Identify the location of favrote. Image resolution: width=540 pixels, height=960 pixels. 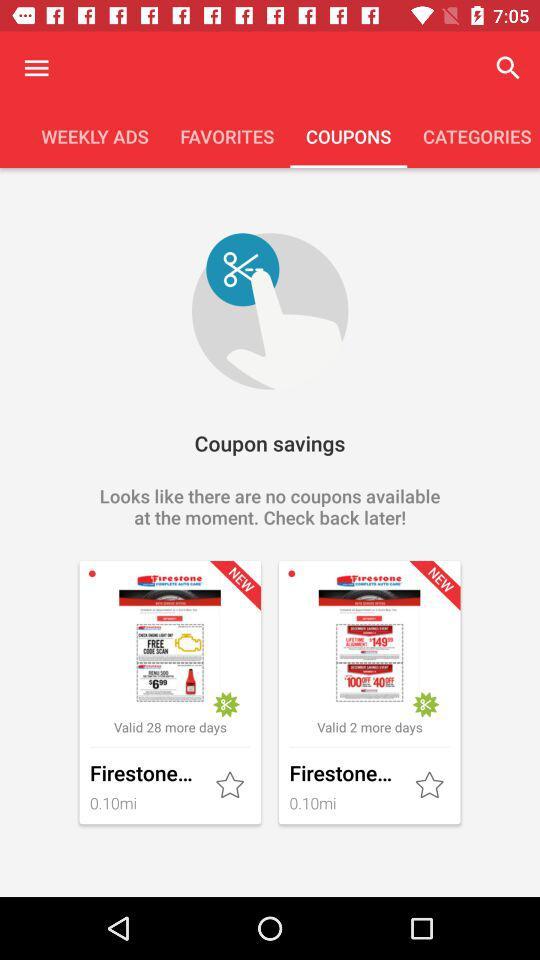
(430, 786).